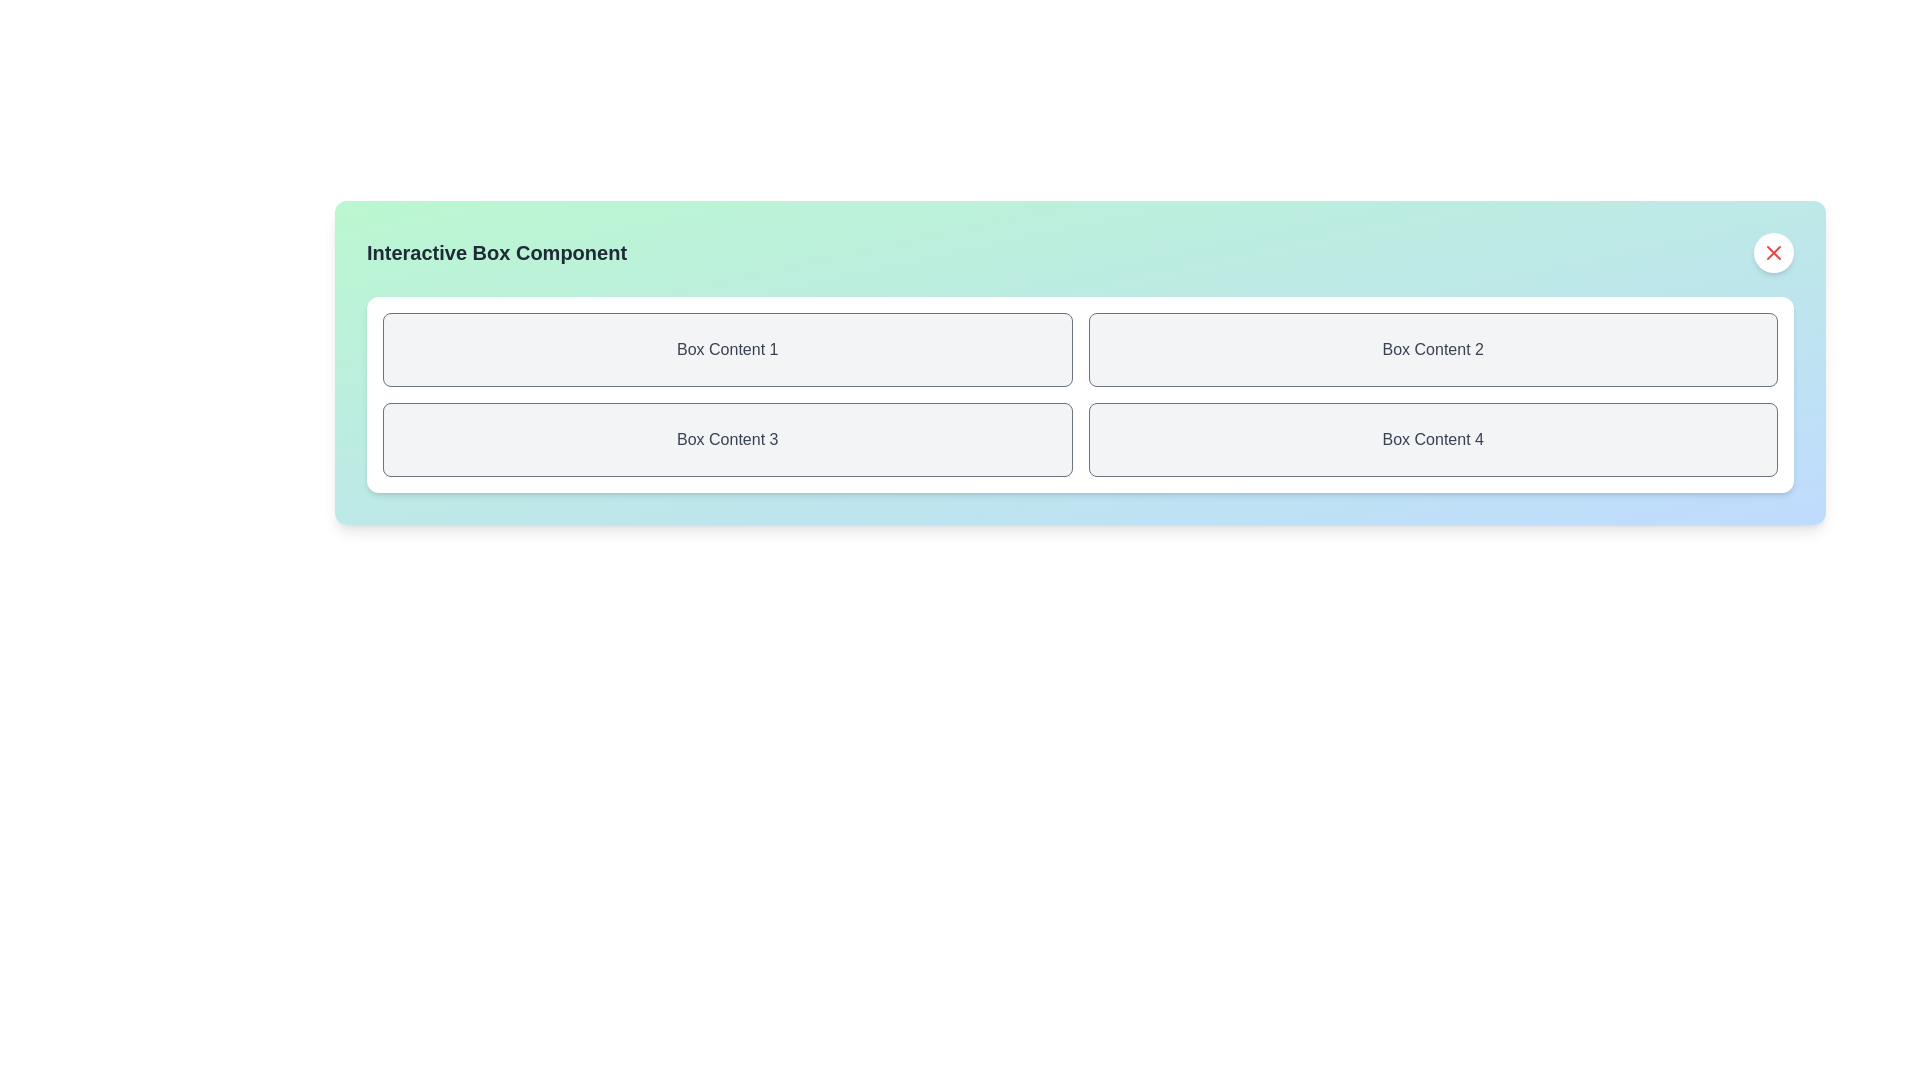 The image size is (1920, 1080). I want to click on the text element displaying 'Box Content 2', so click(1432, 349).